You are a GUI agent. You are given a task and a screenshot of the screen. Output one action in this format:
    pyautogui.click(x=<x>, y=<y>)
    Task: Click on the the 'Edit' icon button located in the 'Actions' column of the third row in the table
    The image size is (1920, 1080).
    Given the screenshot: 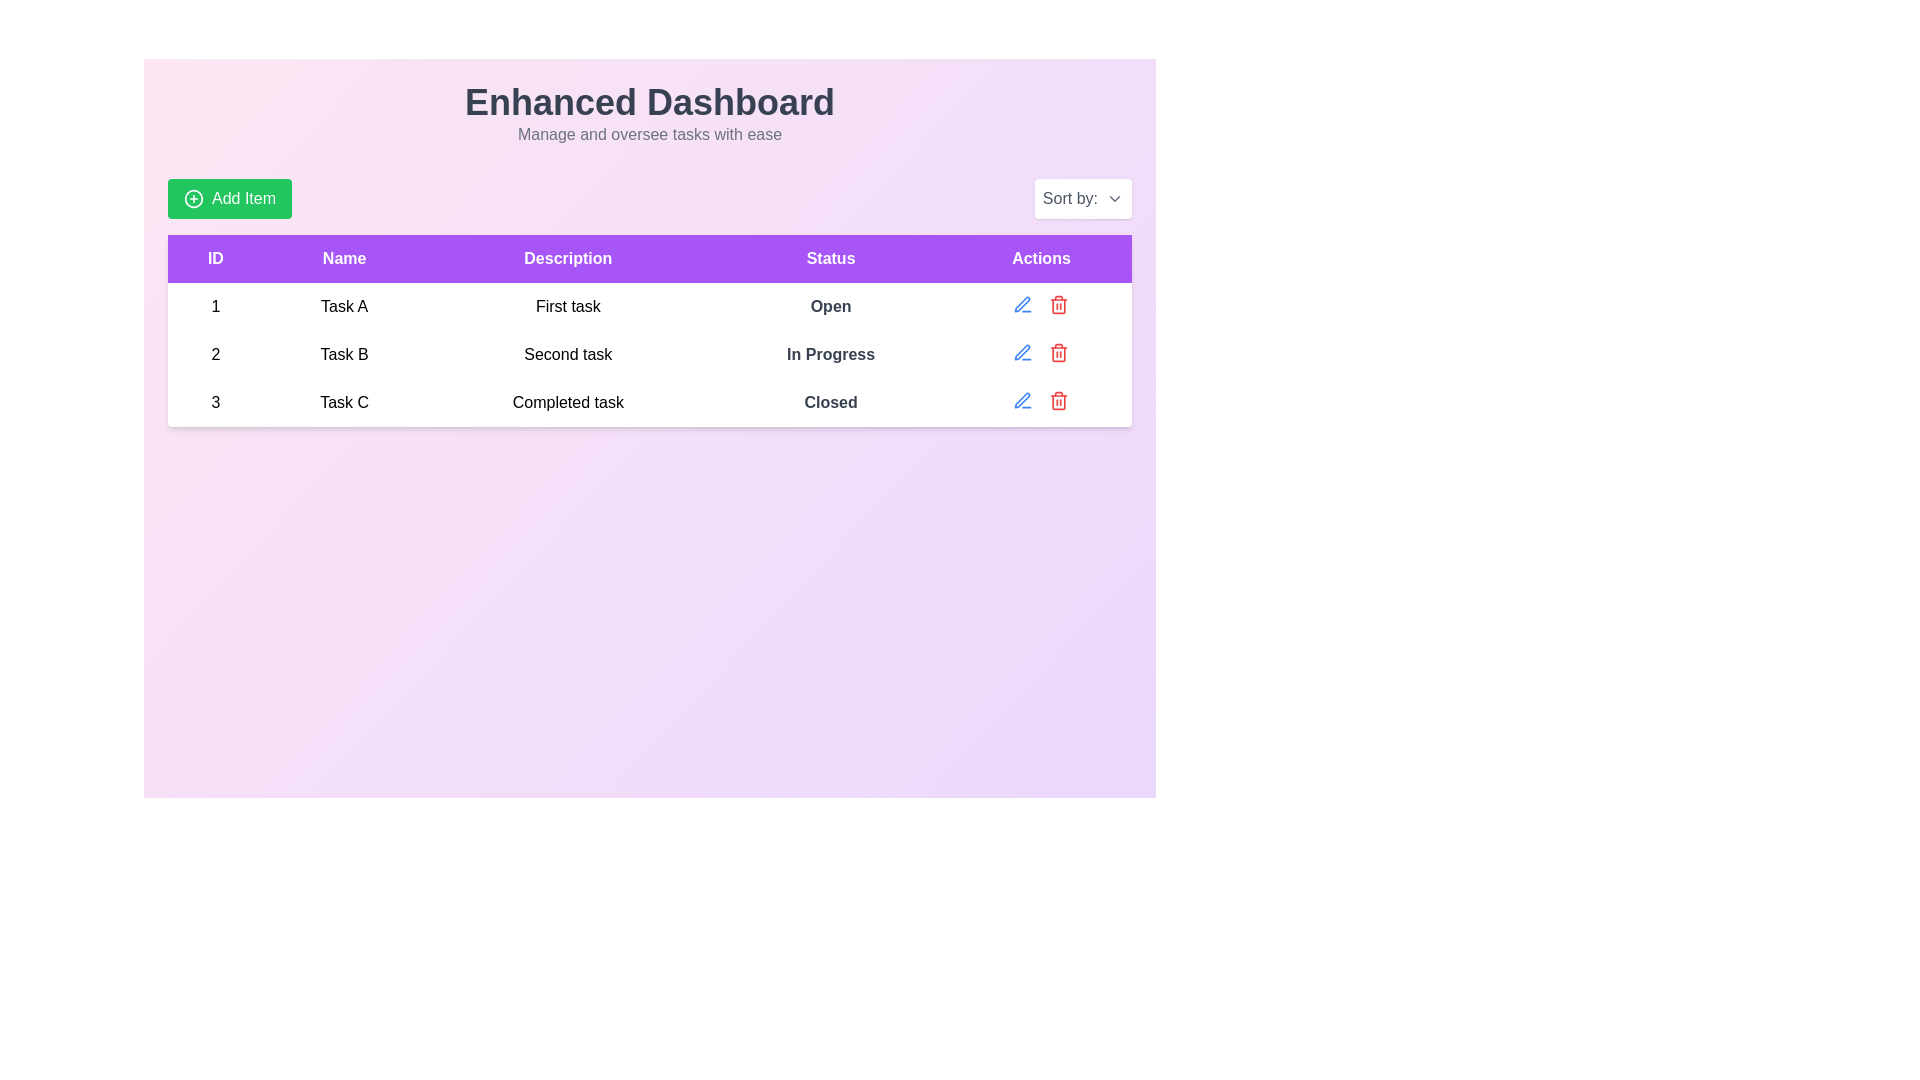 What is the action you would take?
    pyautogui.click(x=1023, y=401)
    